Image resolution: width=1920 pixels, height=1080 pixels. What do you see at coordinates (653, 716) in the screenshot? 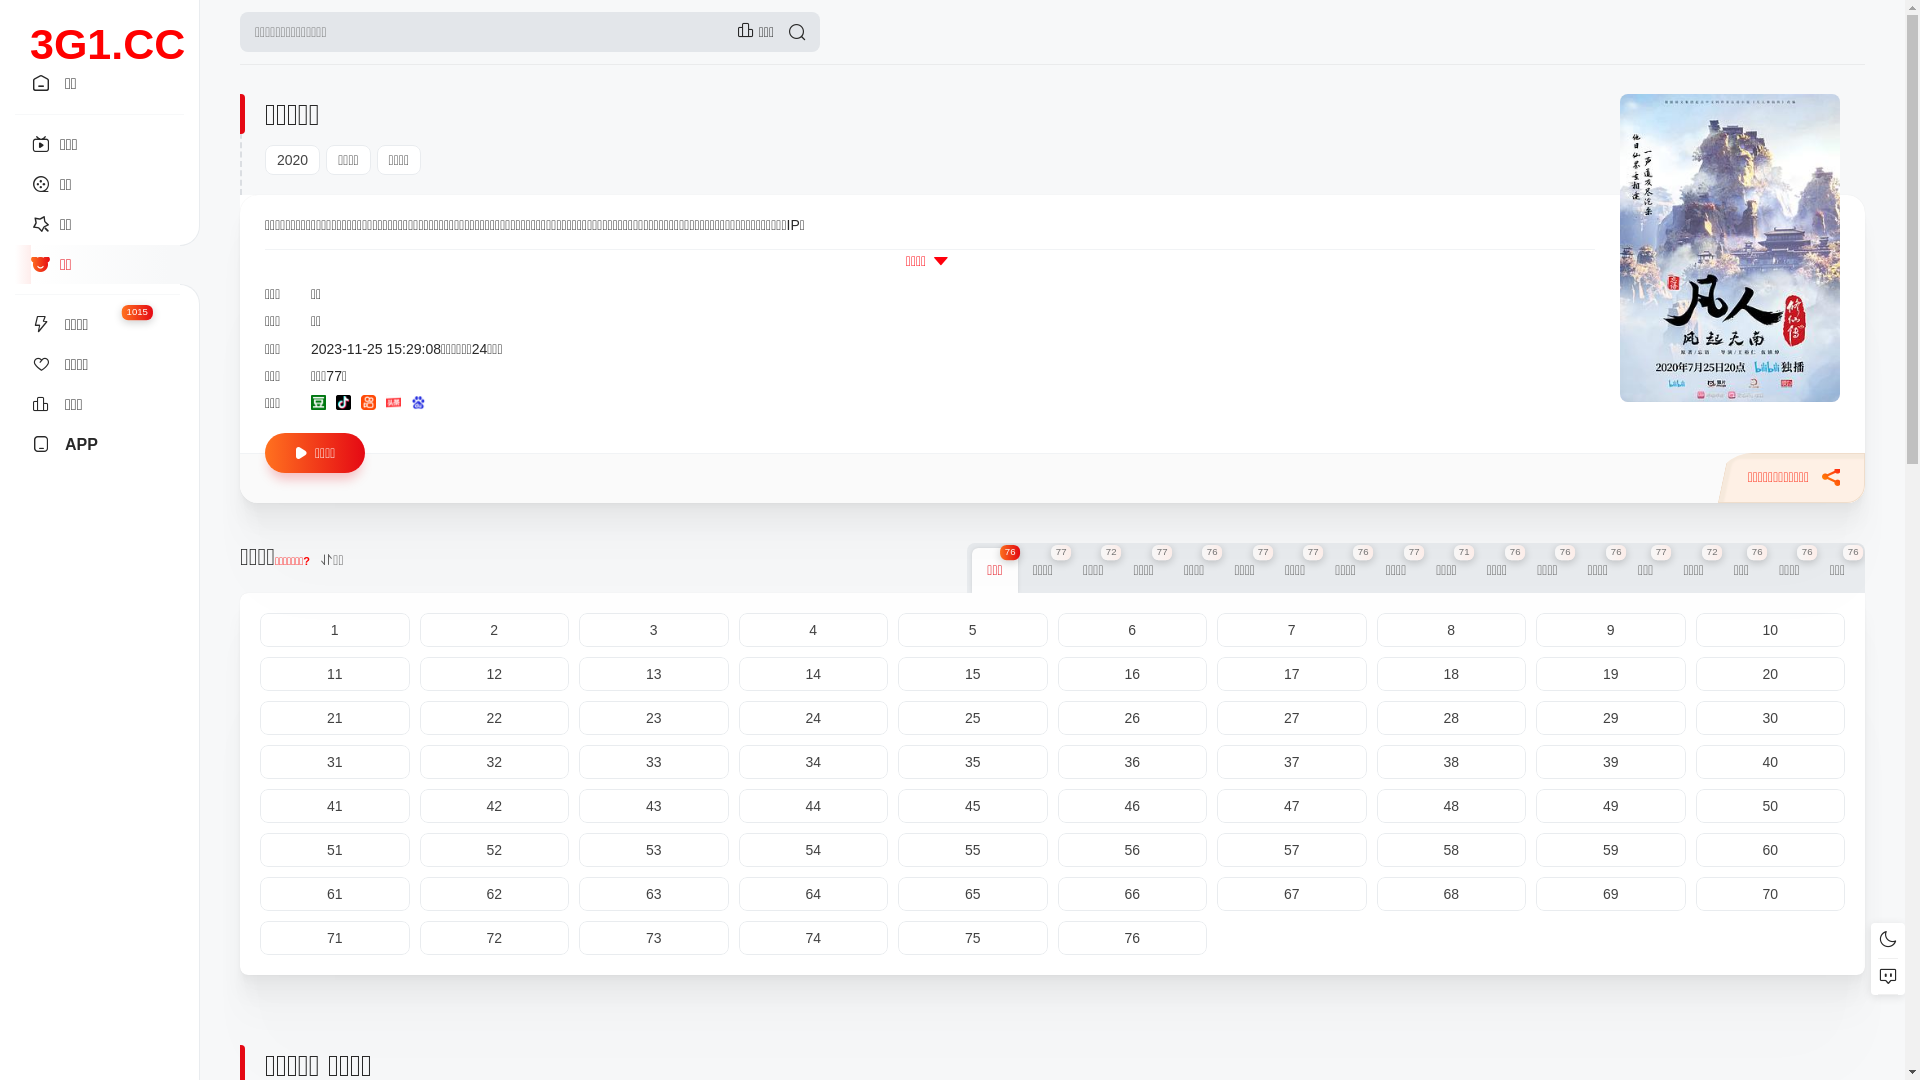
I see `'23'` at bounding box center [653, 716].